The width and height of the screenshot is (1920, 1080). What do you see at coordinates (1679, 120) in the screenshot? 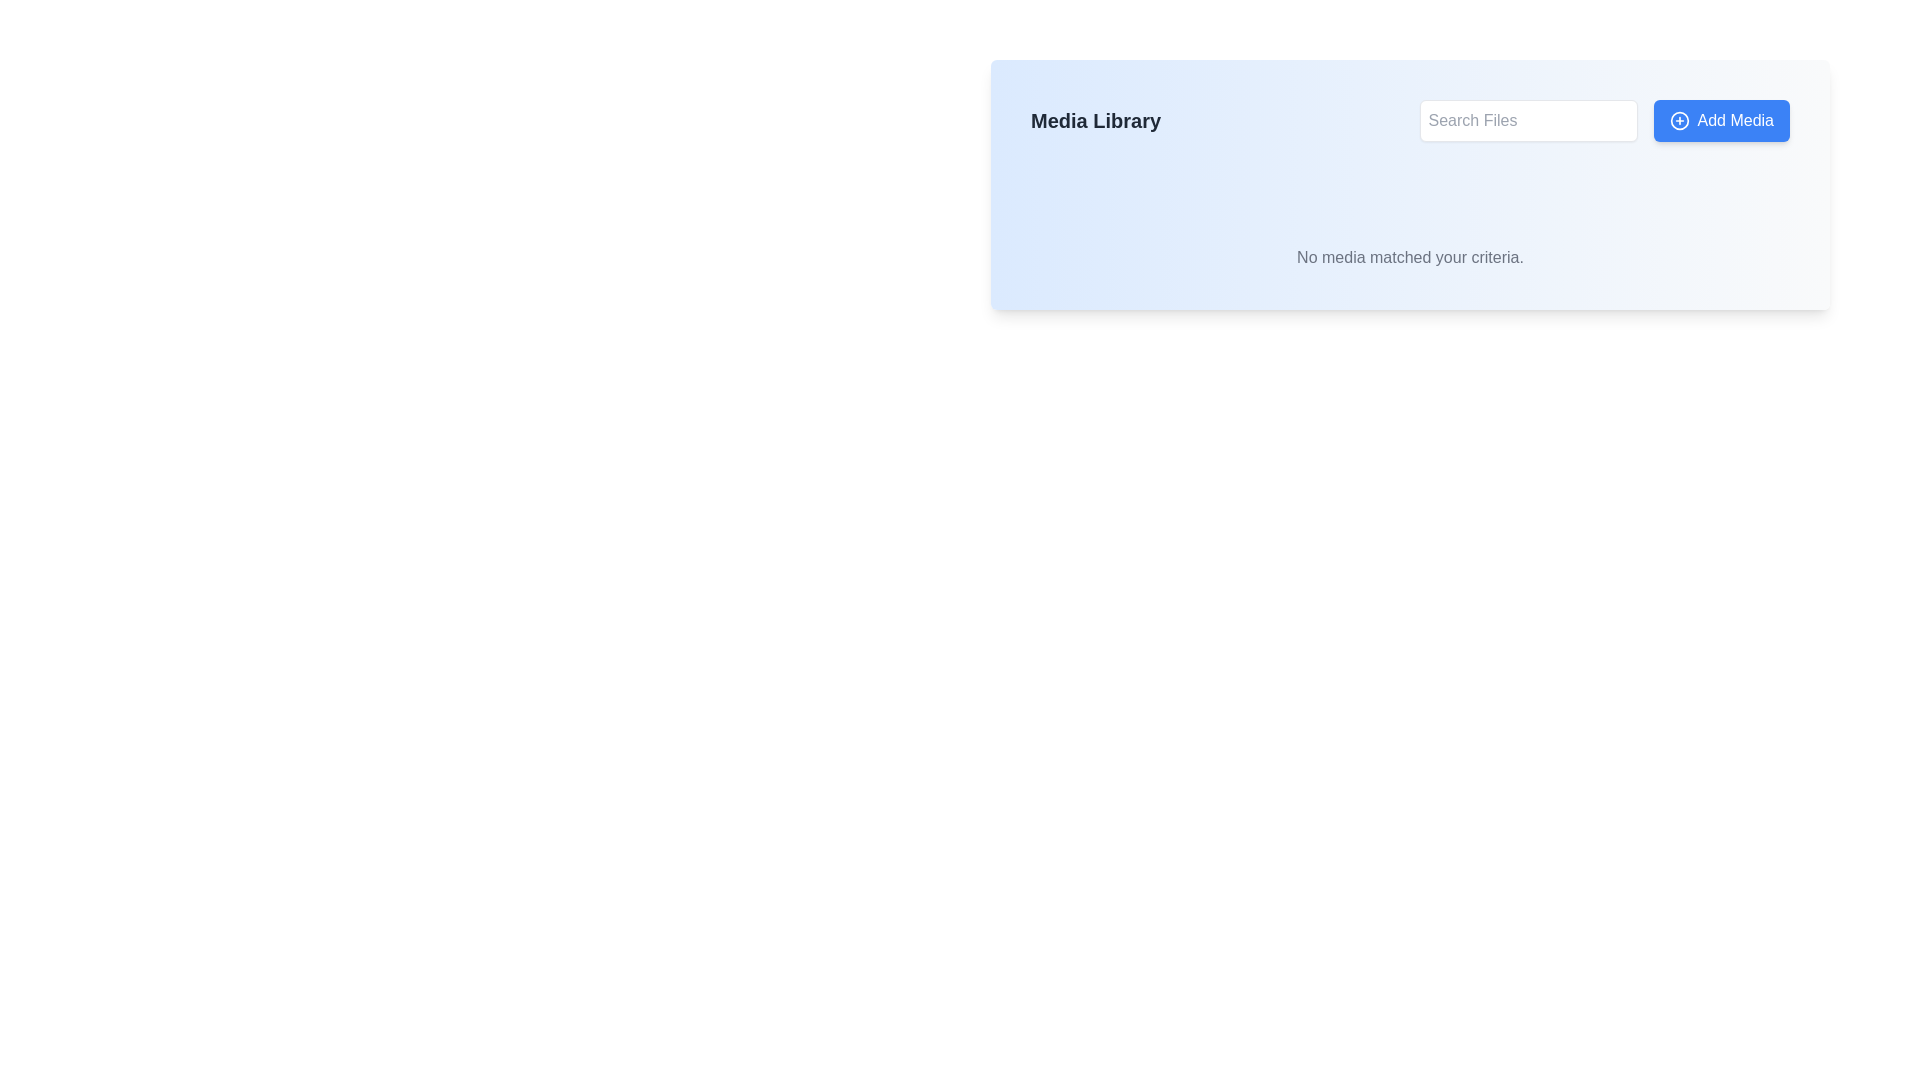
I see `the Icon located to the left of the 'Add Media' button, which indicates an action to add or create new media` at bounding box center [1679, 120].